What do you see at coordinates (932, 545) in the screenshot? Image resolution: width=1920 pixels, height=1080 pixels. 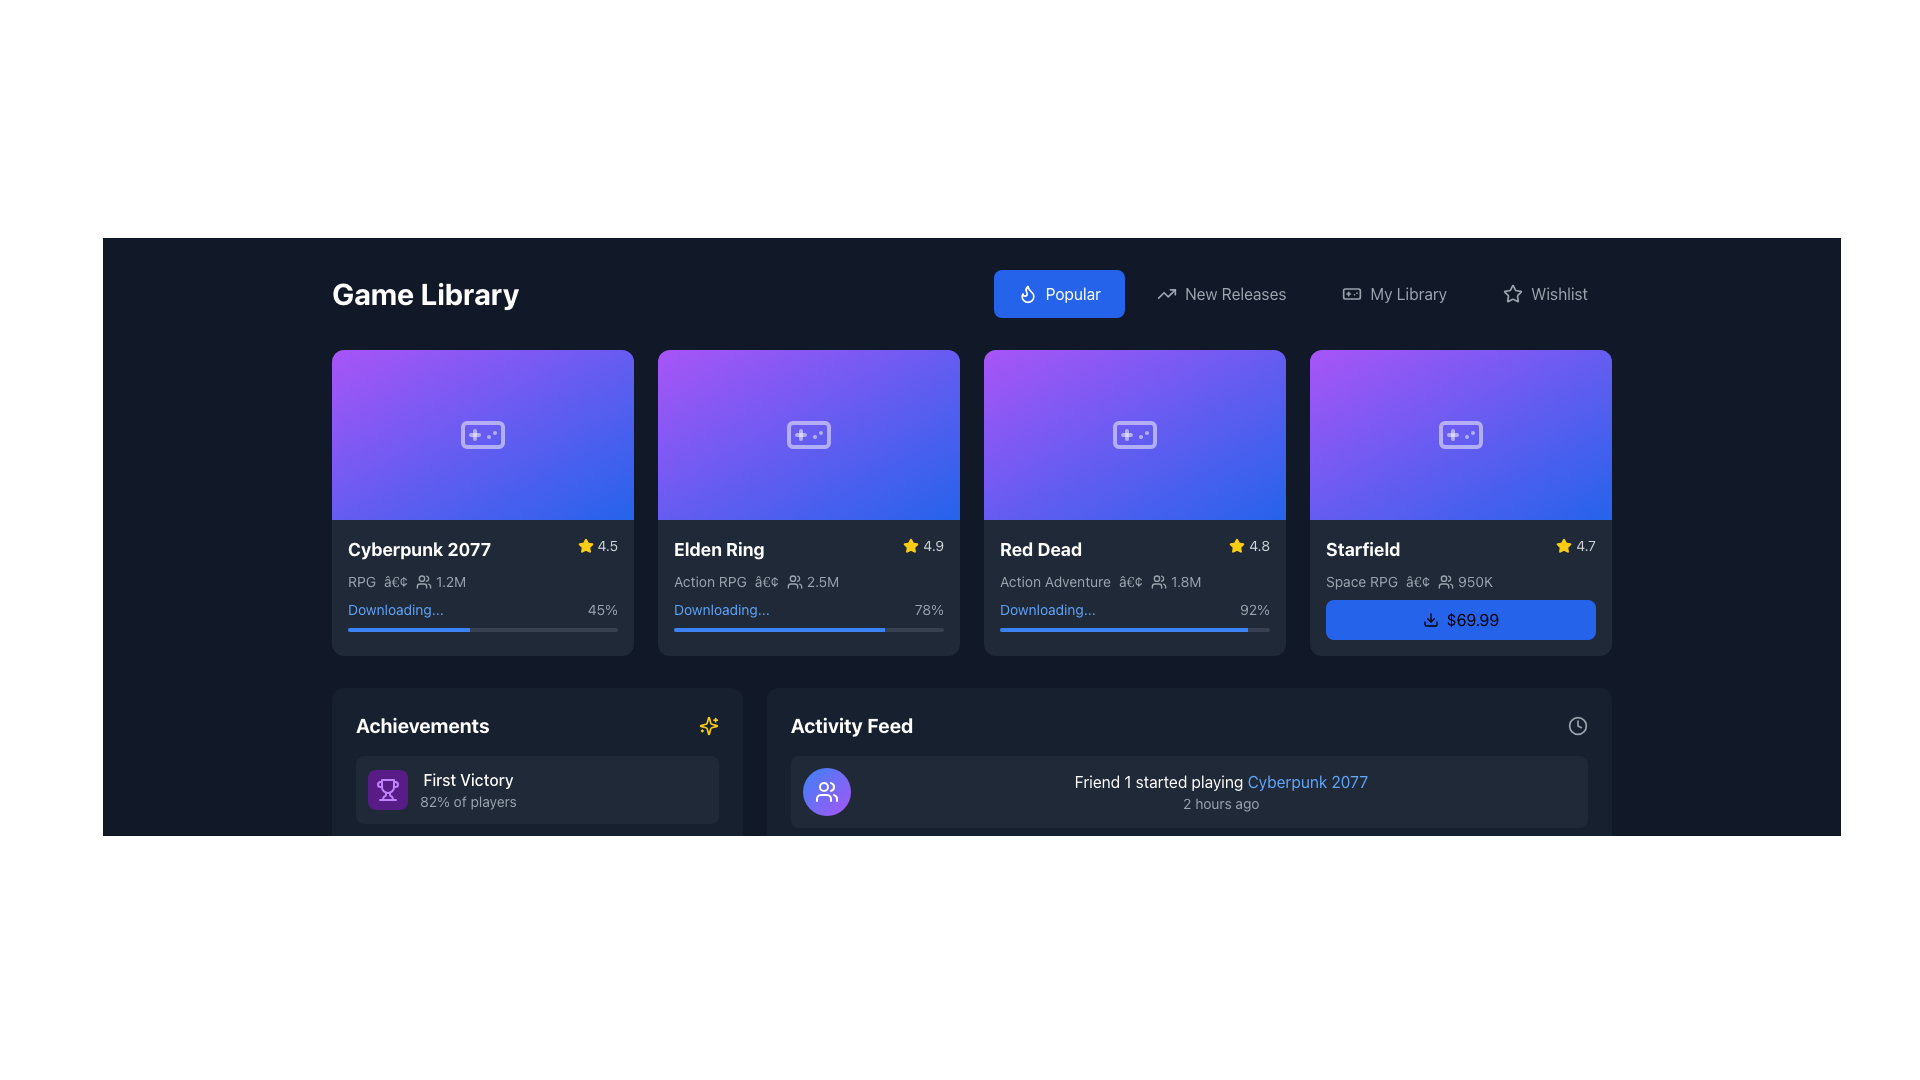 I see `the text label displaying the rating value for the game 'Elden Ring', located to the right of the star icon in the rating section of the card` at bounding box center [932, 545].